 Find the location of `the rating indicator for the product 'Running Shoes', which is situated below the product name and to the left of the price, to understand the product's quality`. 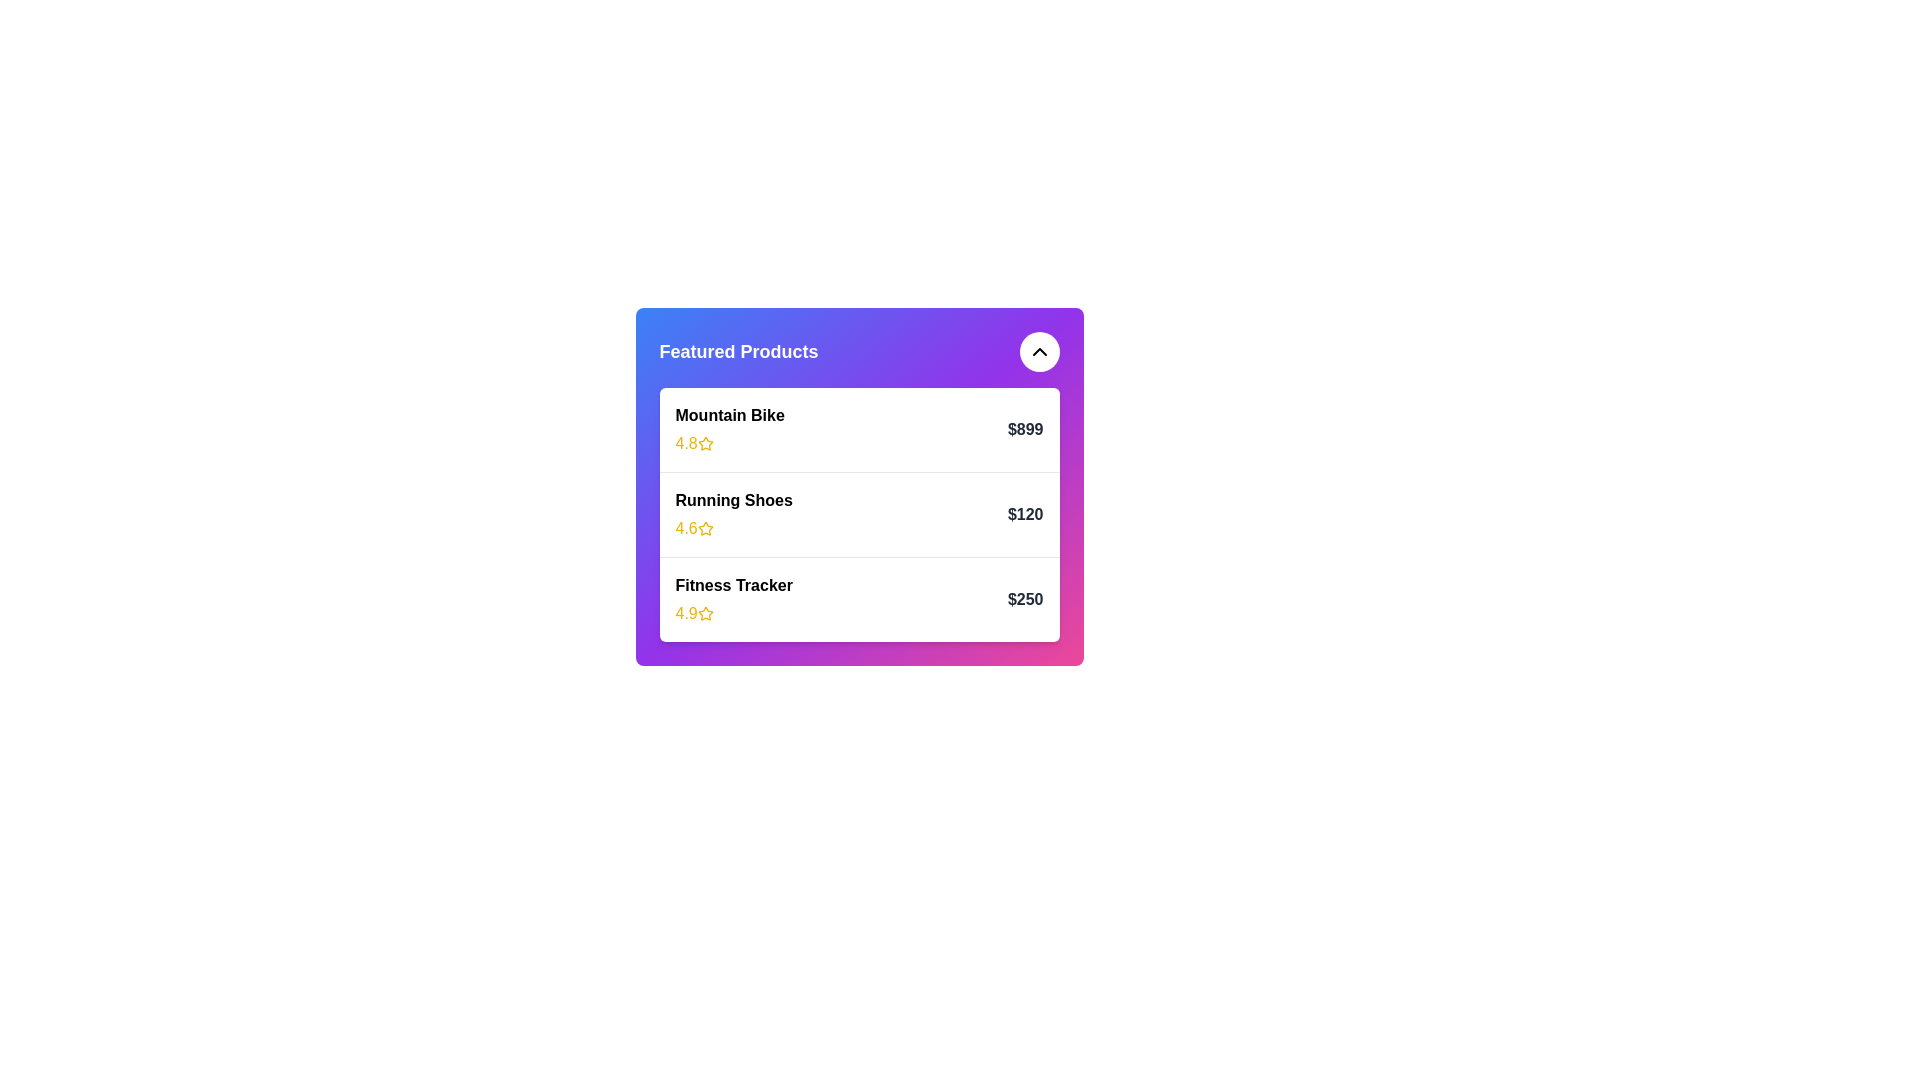

the rating indicator for the product 'Running Shoes', which is situated below the product name and to the left of the price, to understand the product's quality is located at coordinates (733, 527).